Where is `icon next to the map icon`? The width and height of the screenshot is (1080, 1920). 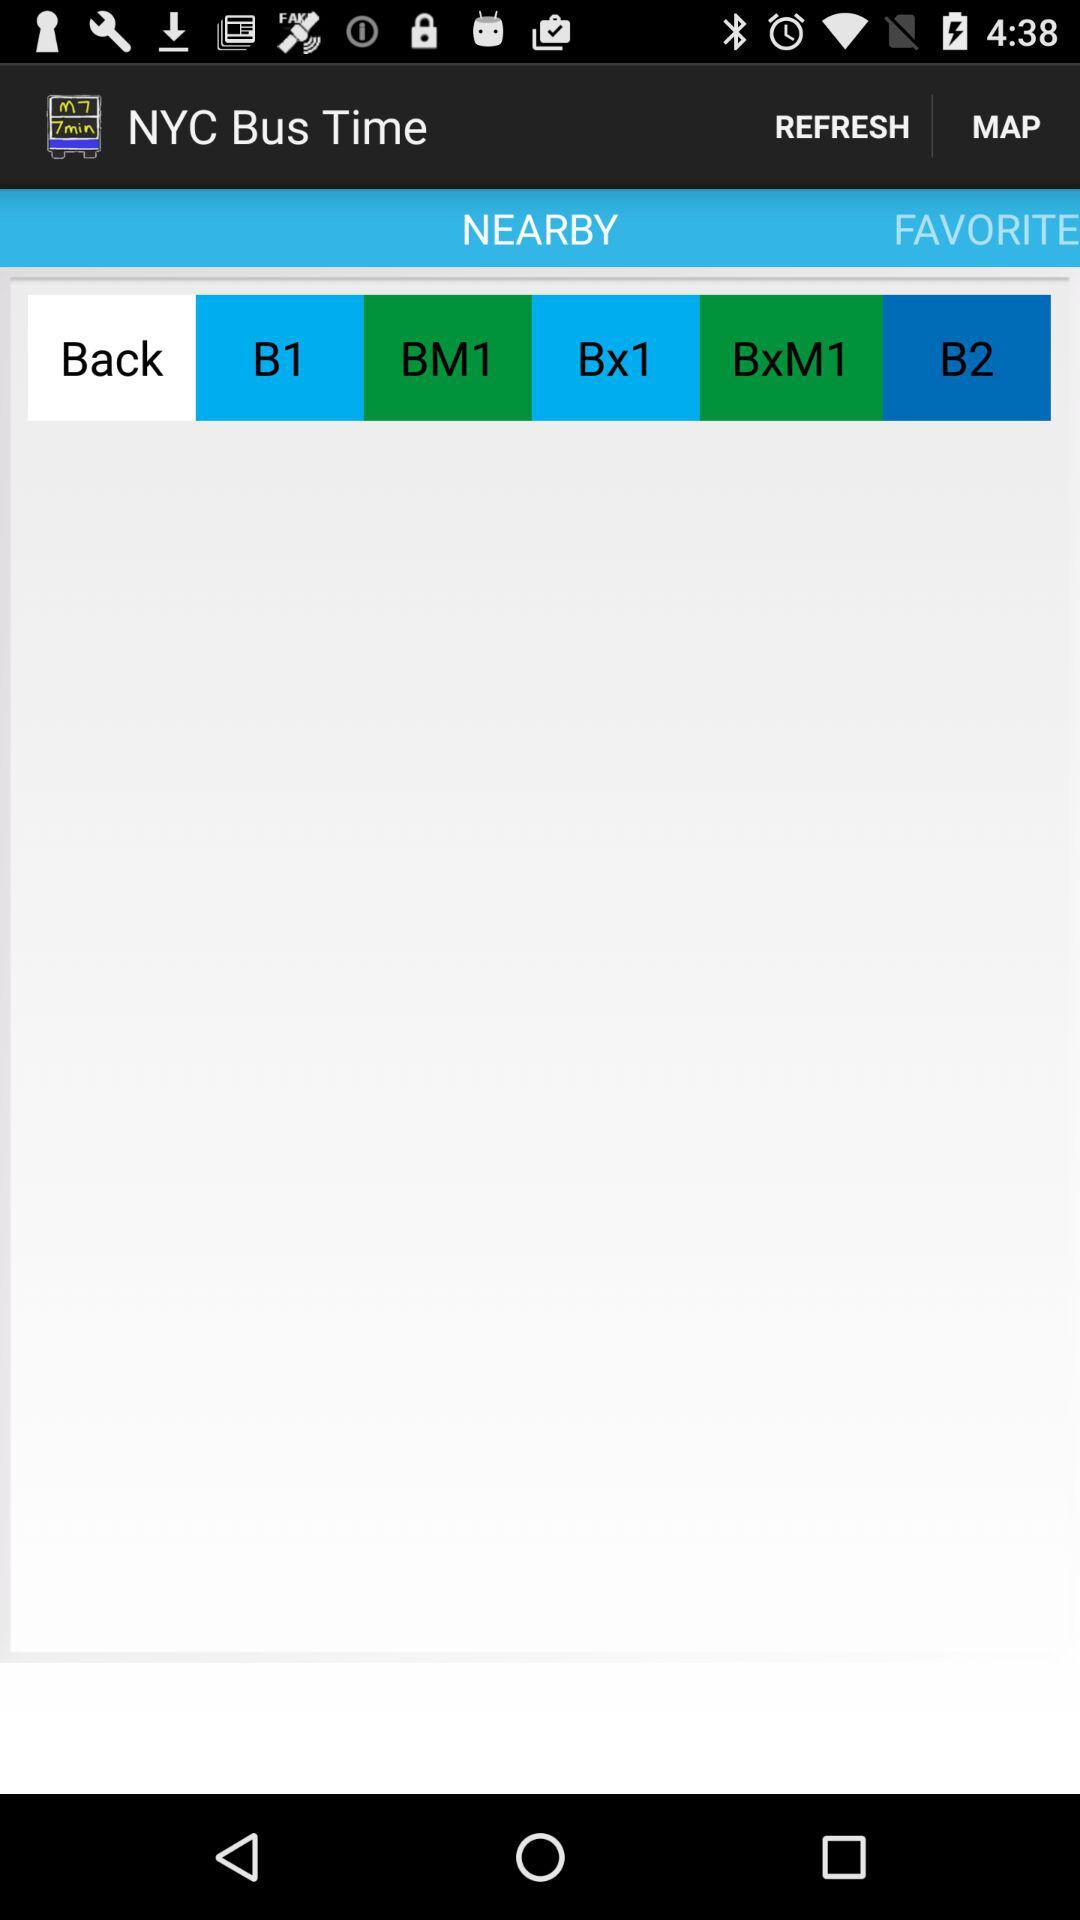 icon next to the map icon is located at coordinates (842, 124).